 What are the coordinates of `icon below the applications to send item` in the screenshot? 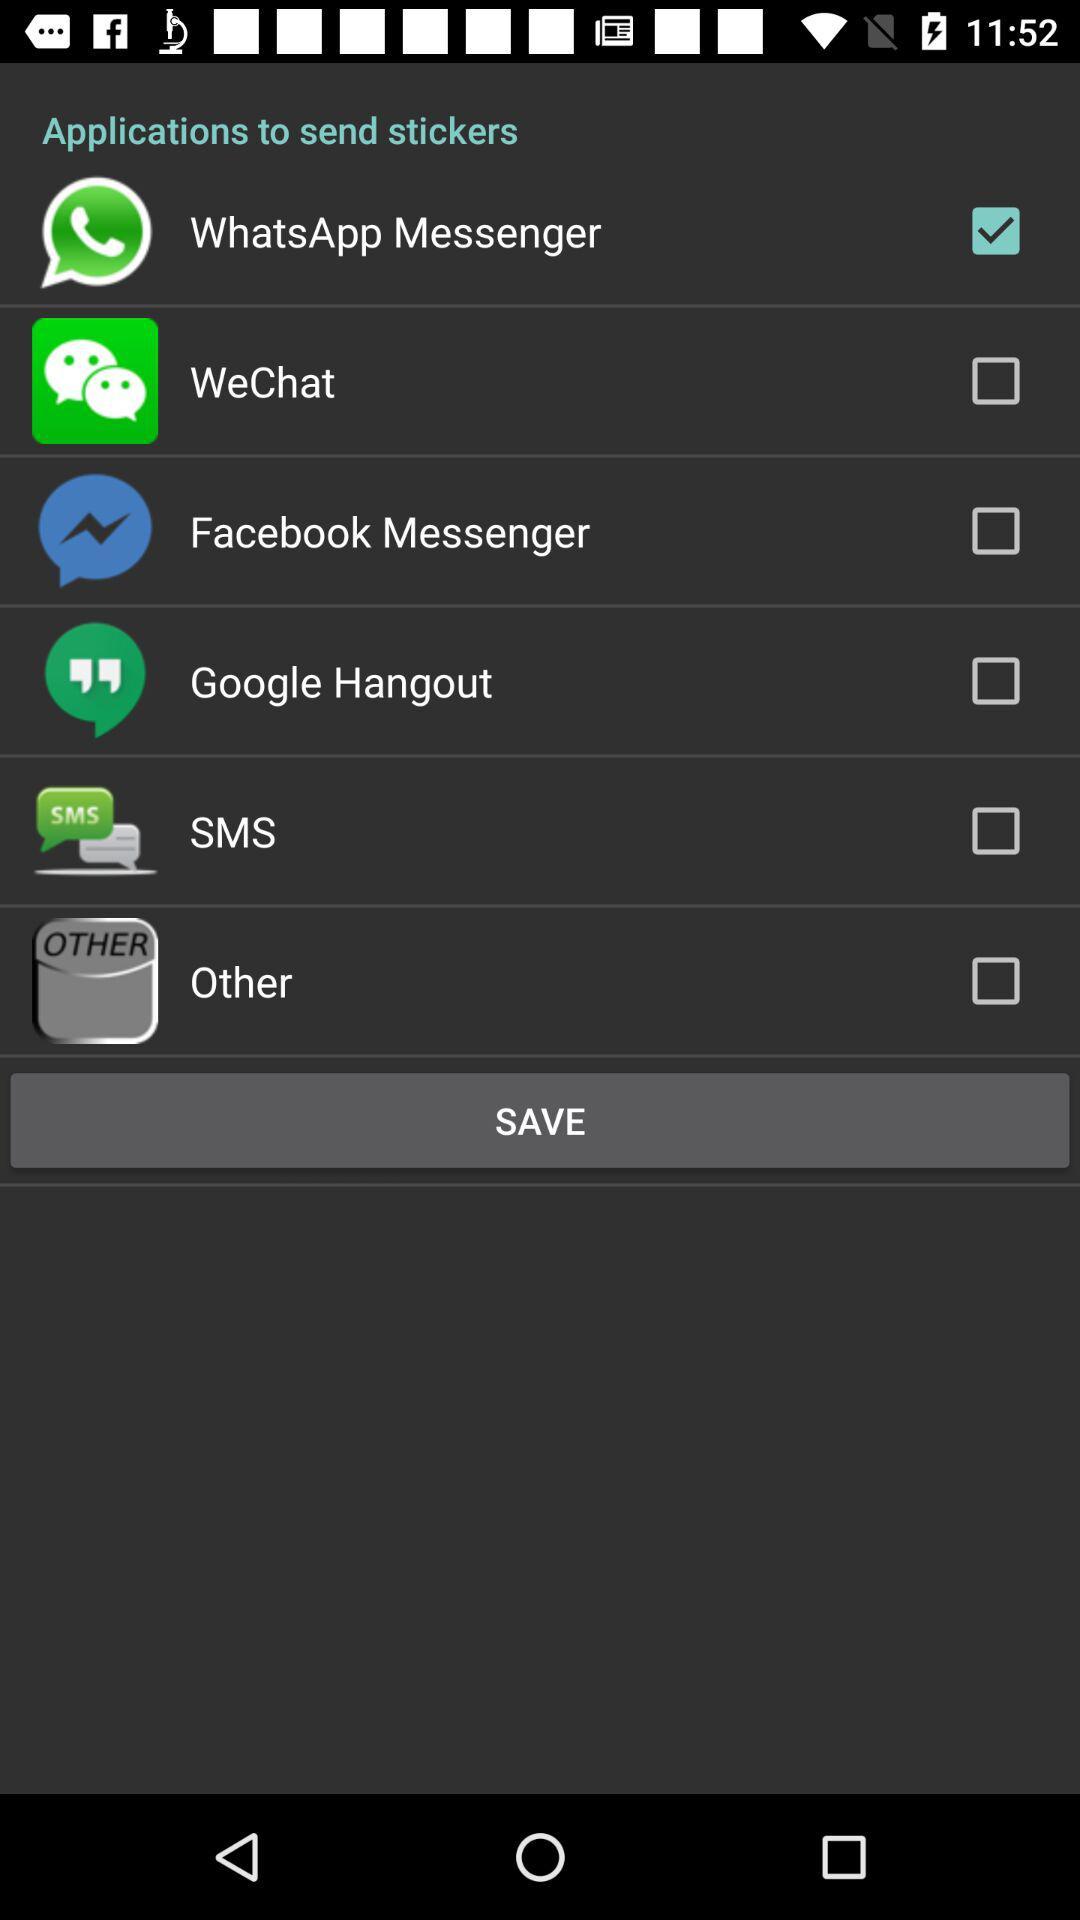 It's located at (395, 230).